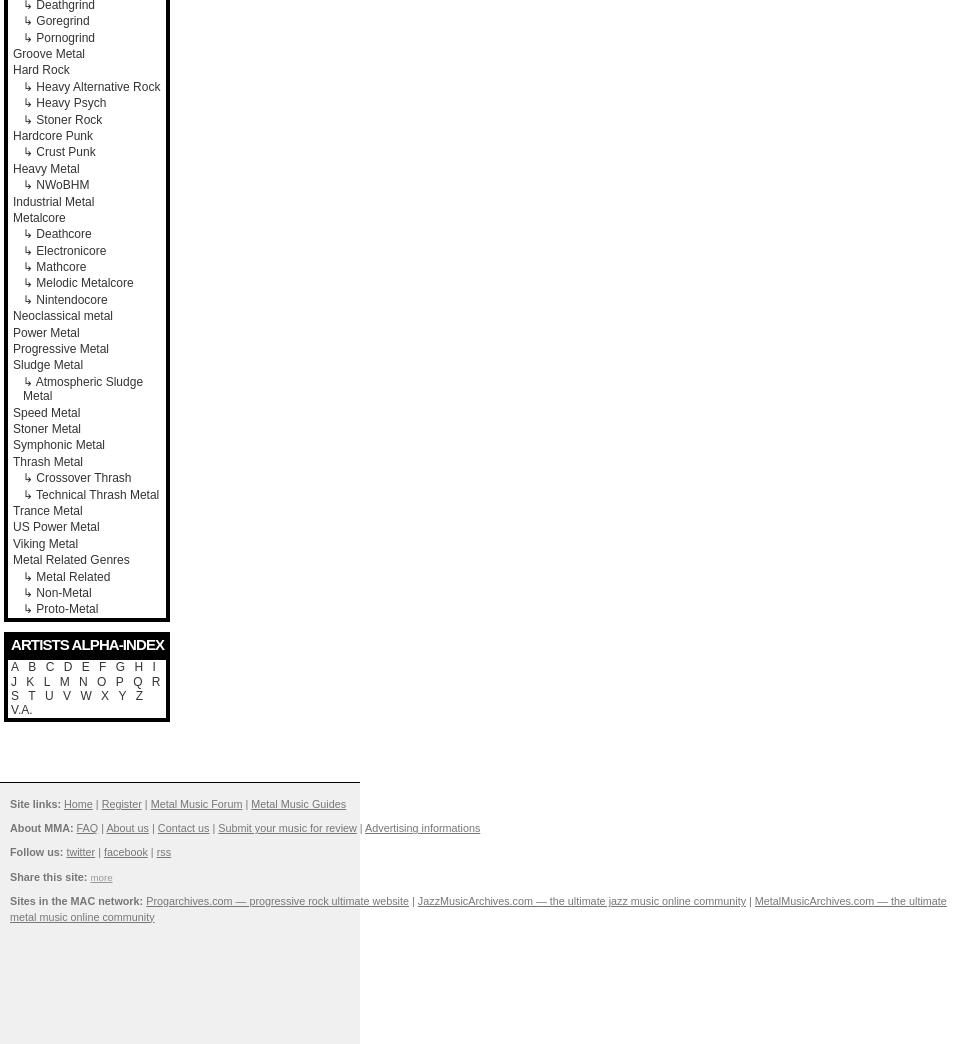  What do you see at coordinates (152, 666) in the screenshot?
I see `'I'` at bounding box center [152, 666].